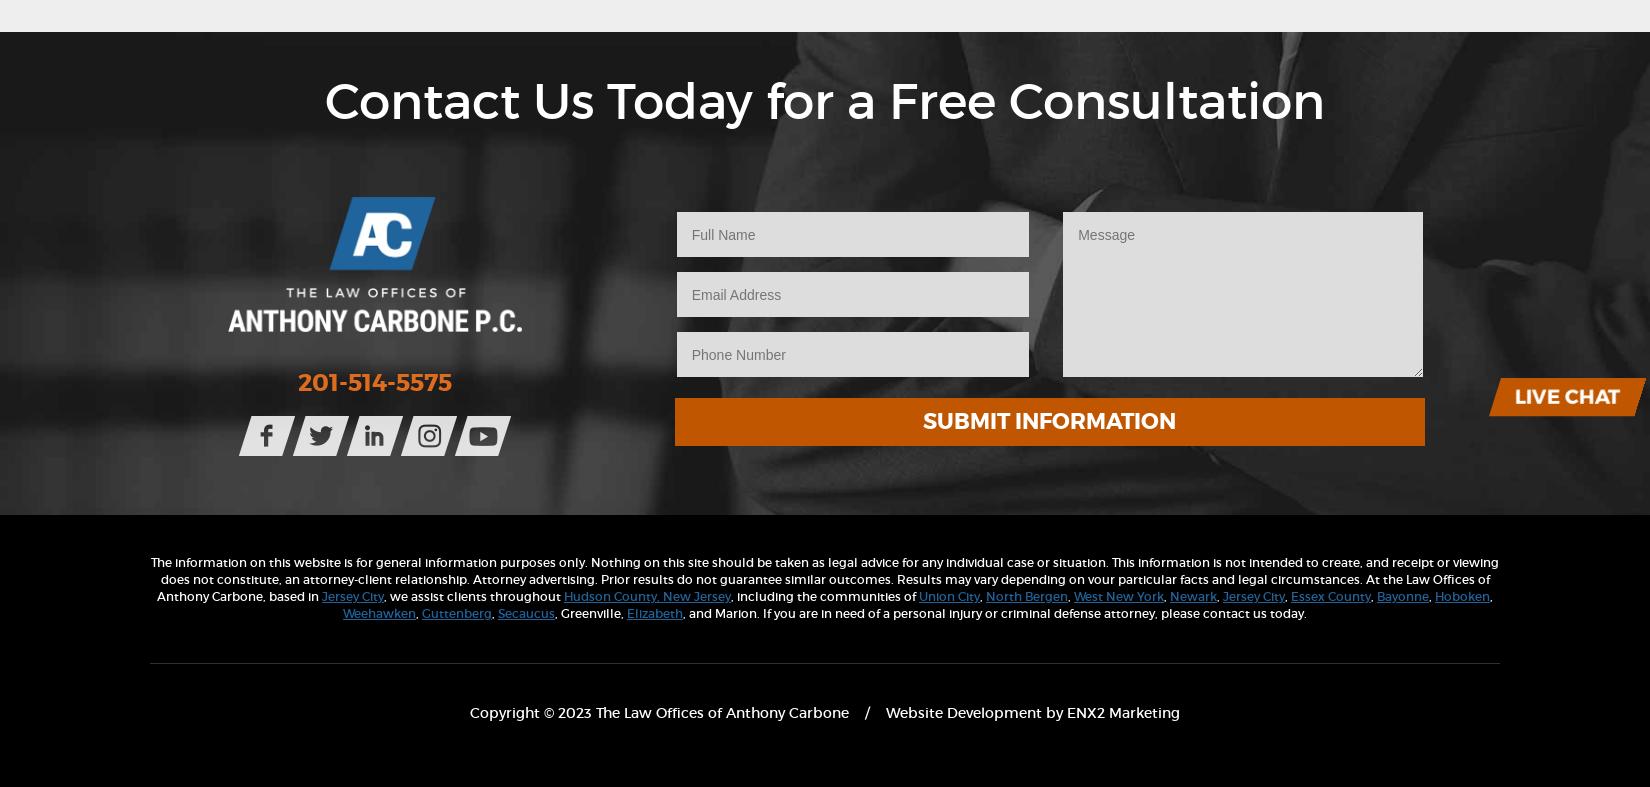 Image resolution: width=1650 pixels, height=787 pixels. Describe the element at coordinates (1033, 711) in the screenshot. I see `'Website Development by ENX2 Marketing'` at that location.